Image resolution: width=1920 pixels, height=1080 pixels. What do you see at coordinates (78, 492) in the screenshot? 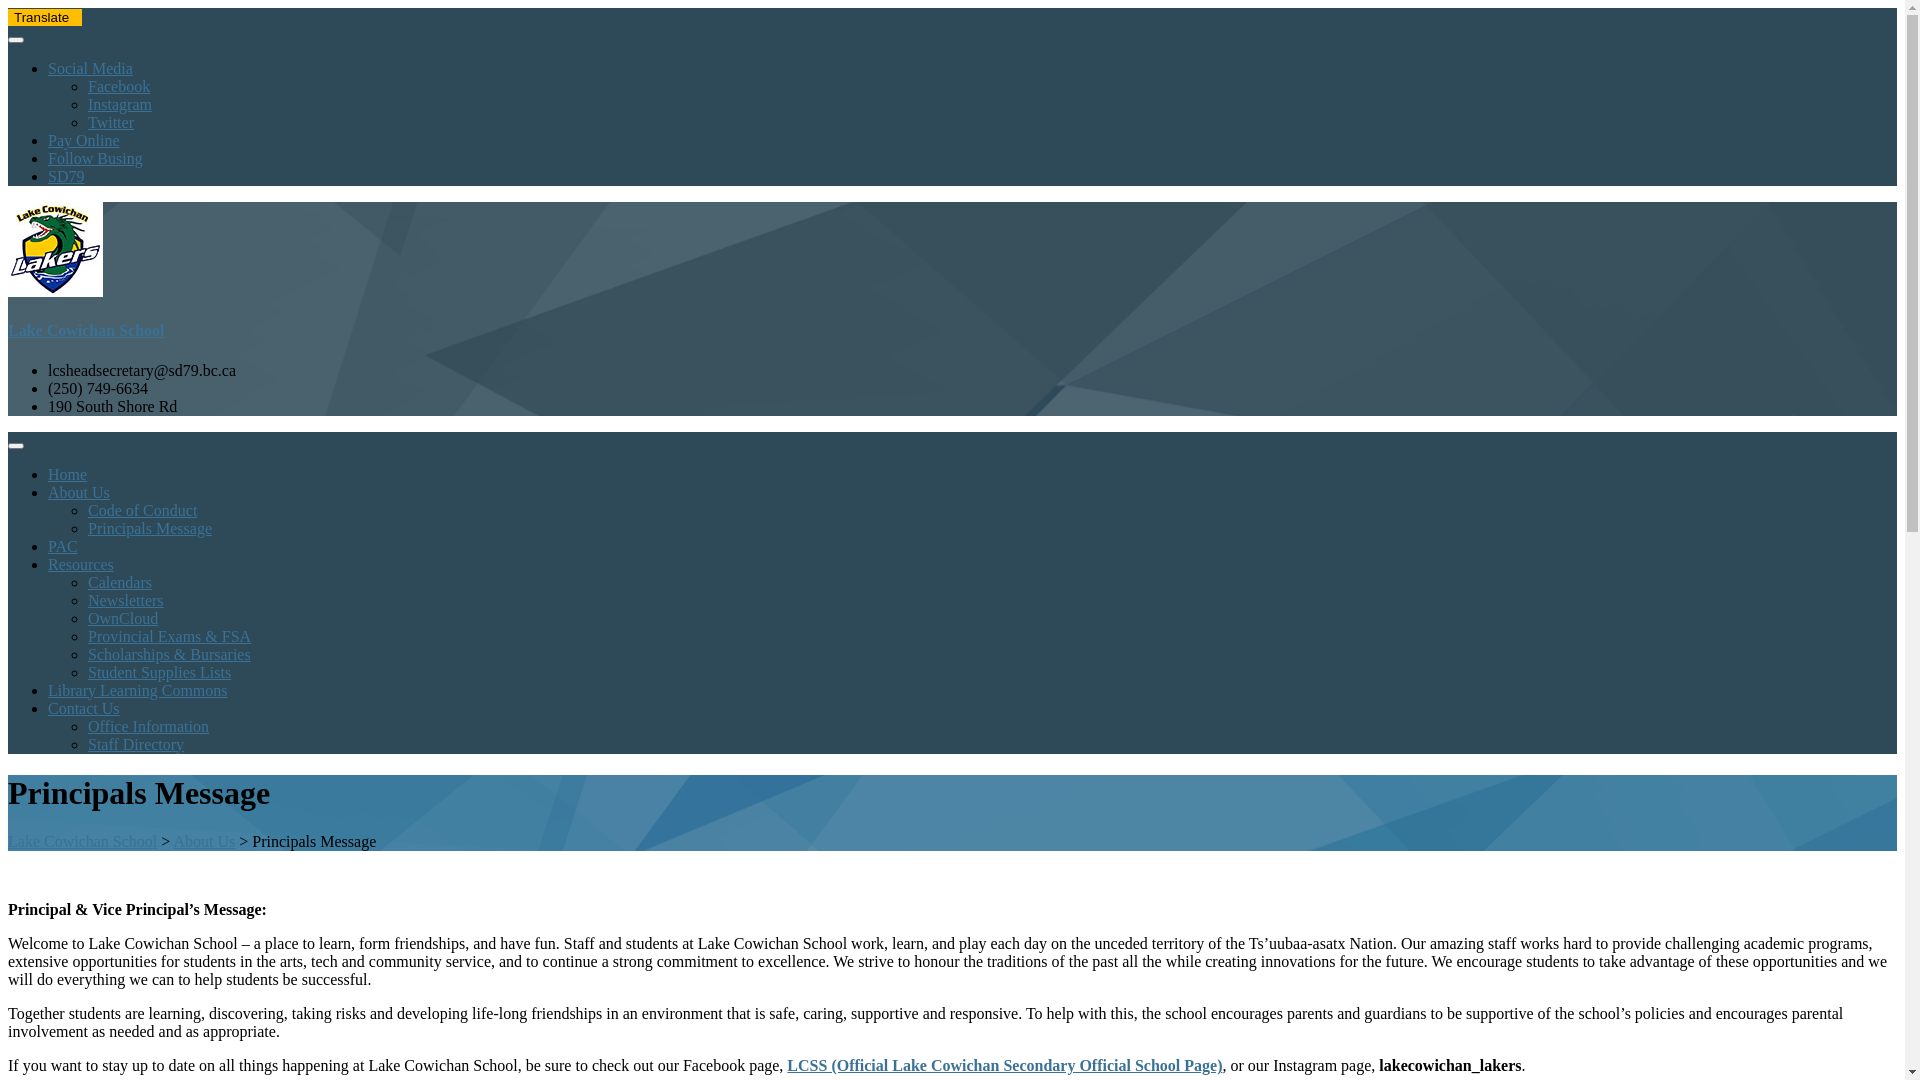
I see `'About Us'` at bounding box center [78, 492].